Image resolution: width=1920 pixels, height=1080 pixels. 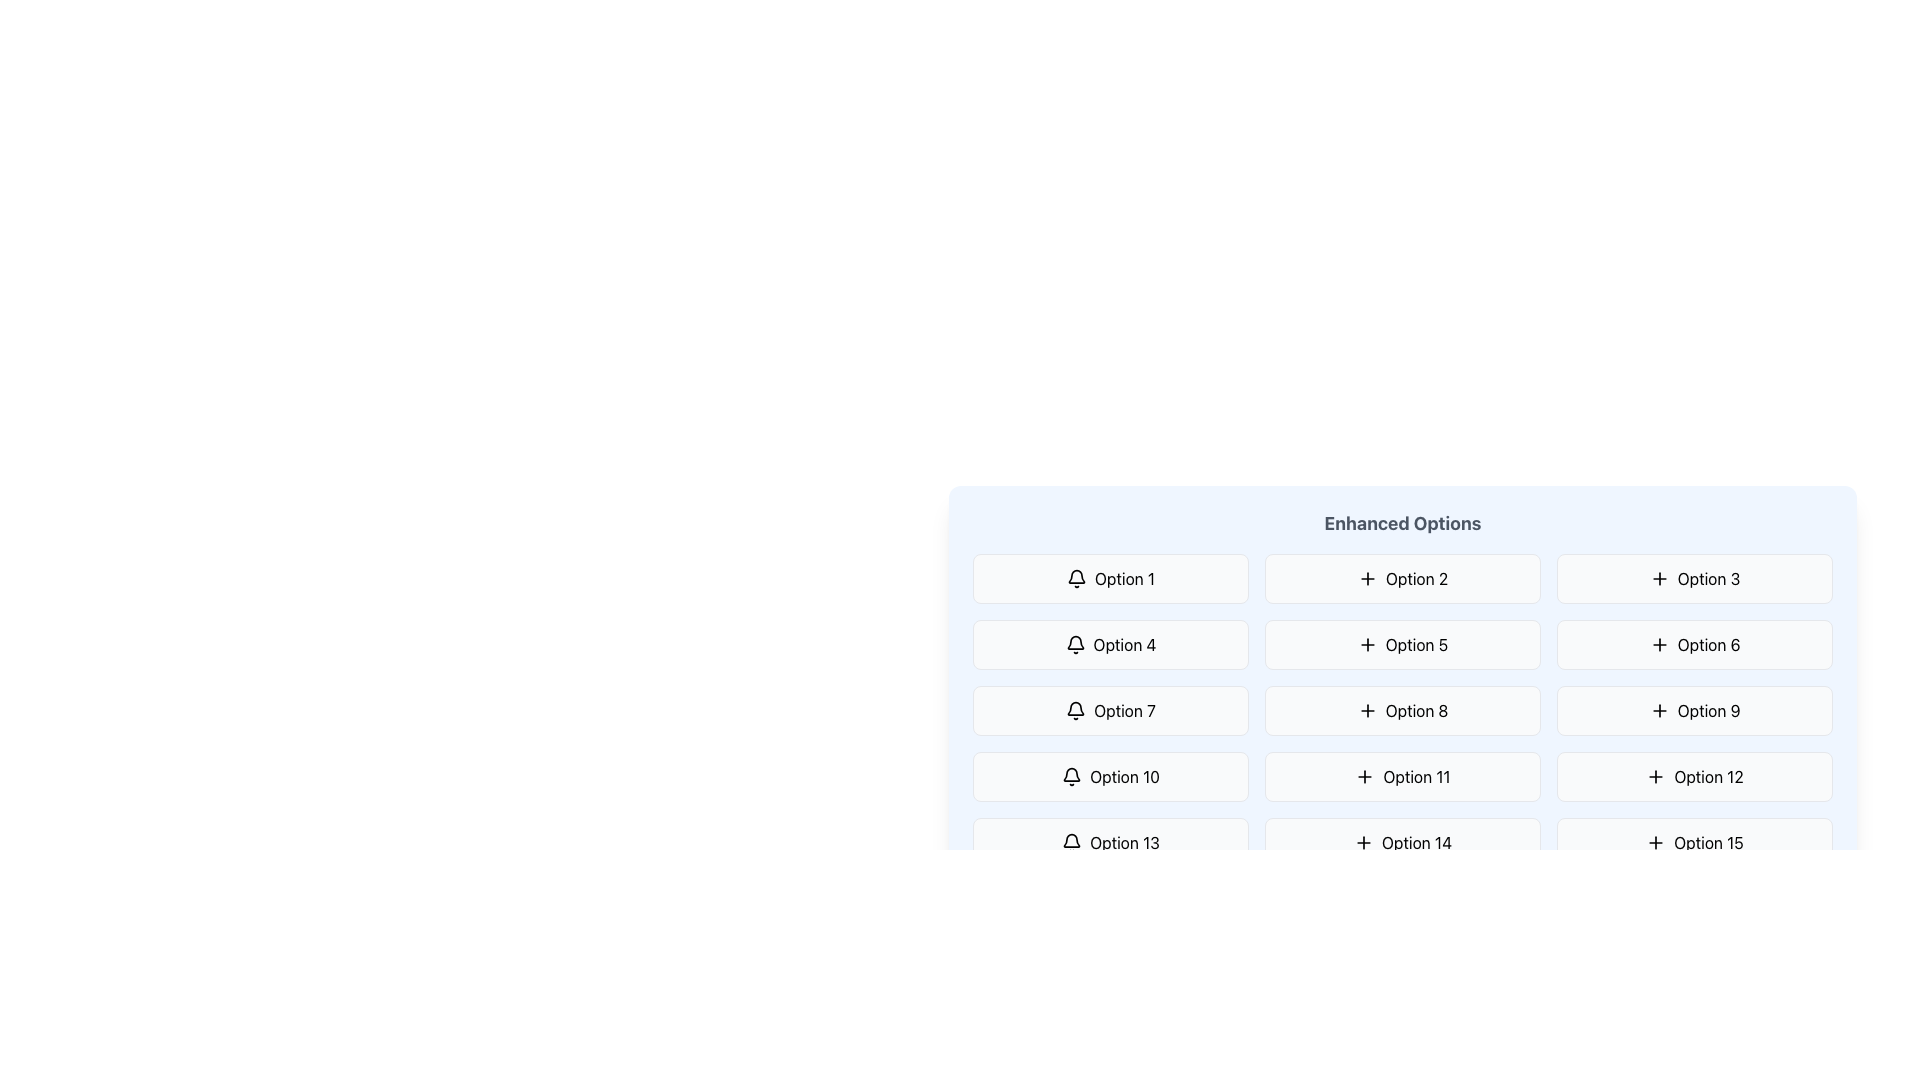 I want to click on the minimalist bell-shaped icon located in the 'Option 4' button area, which is the second item in its column, situated below 'Option 1' and above 'Option 7', so click(x=1074, y=642).